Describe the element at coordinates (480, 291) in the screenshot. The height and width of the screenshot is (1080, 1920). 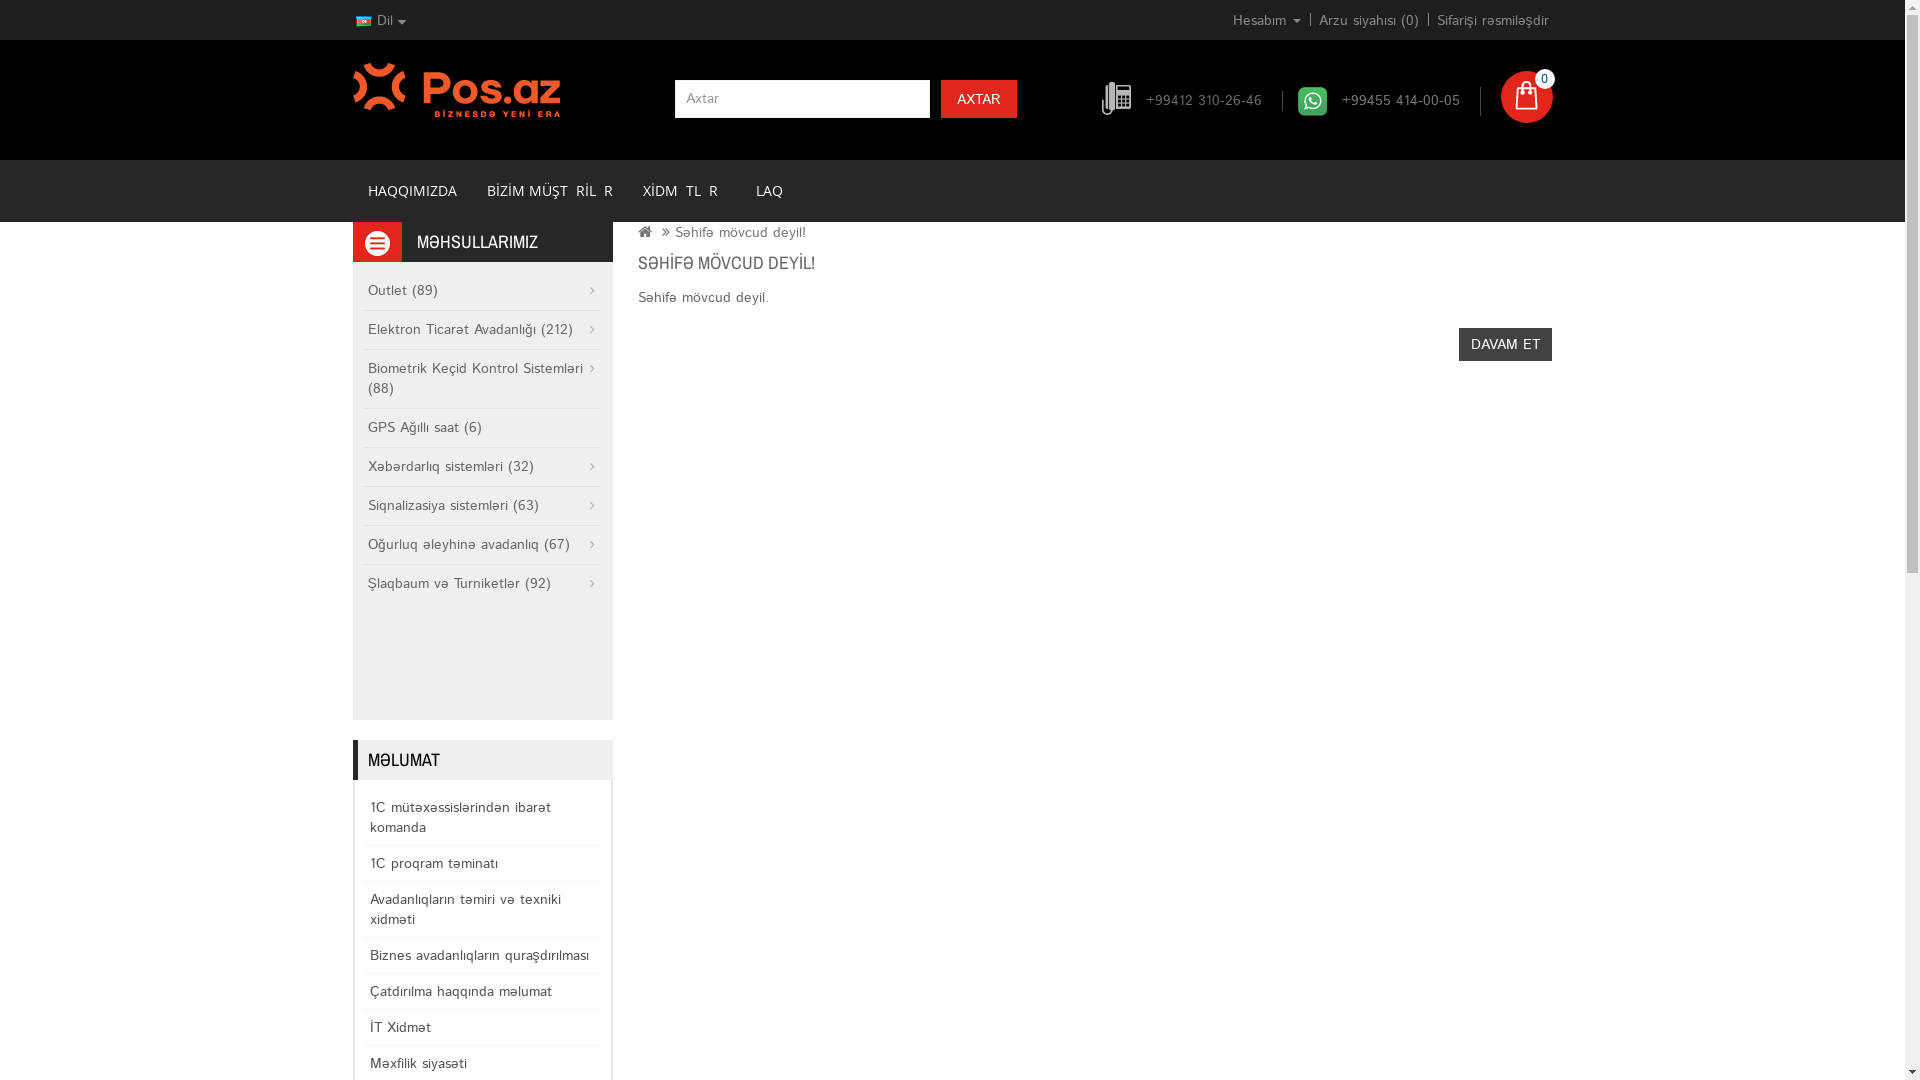
I see `'Outlet (89)'` at that location.